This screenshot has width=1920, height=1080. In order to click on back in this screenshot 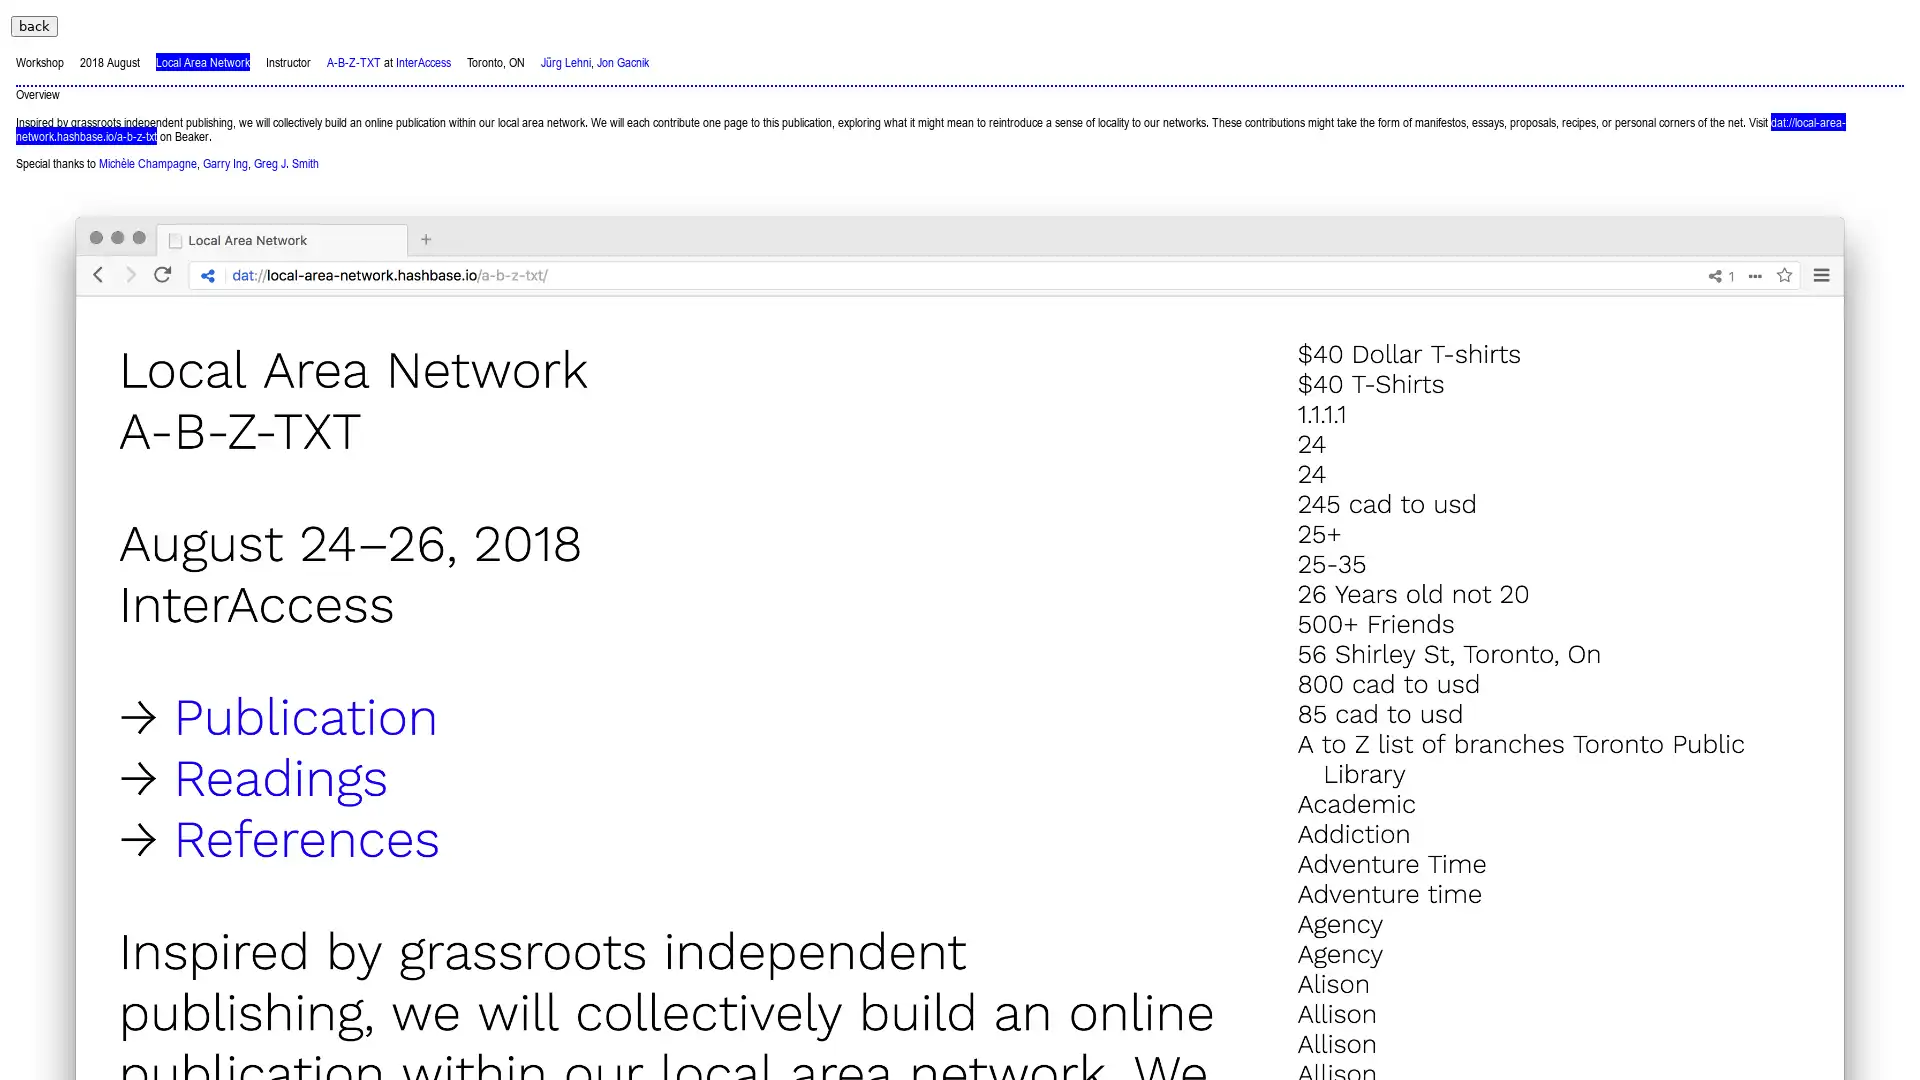, I will do `click(34, 26)`.